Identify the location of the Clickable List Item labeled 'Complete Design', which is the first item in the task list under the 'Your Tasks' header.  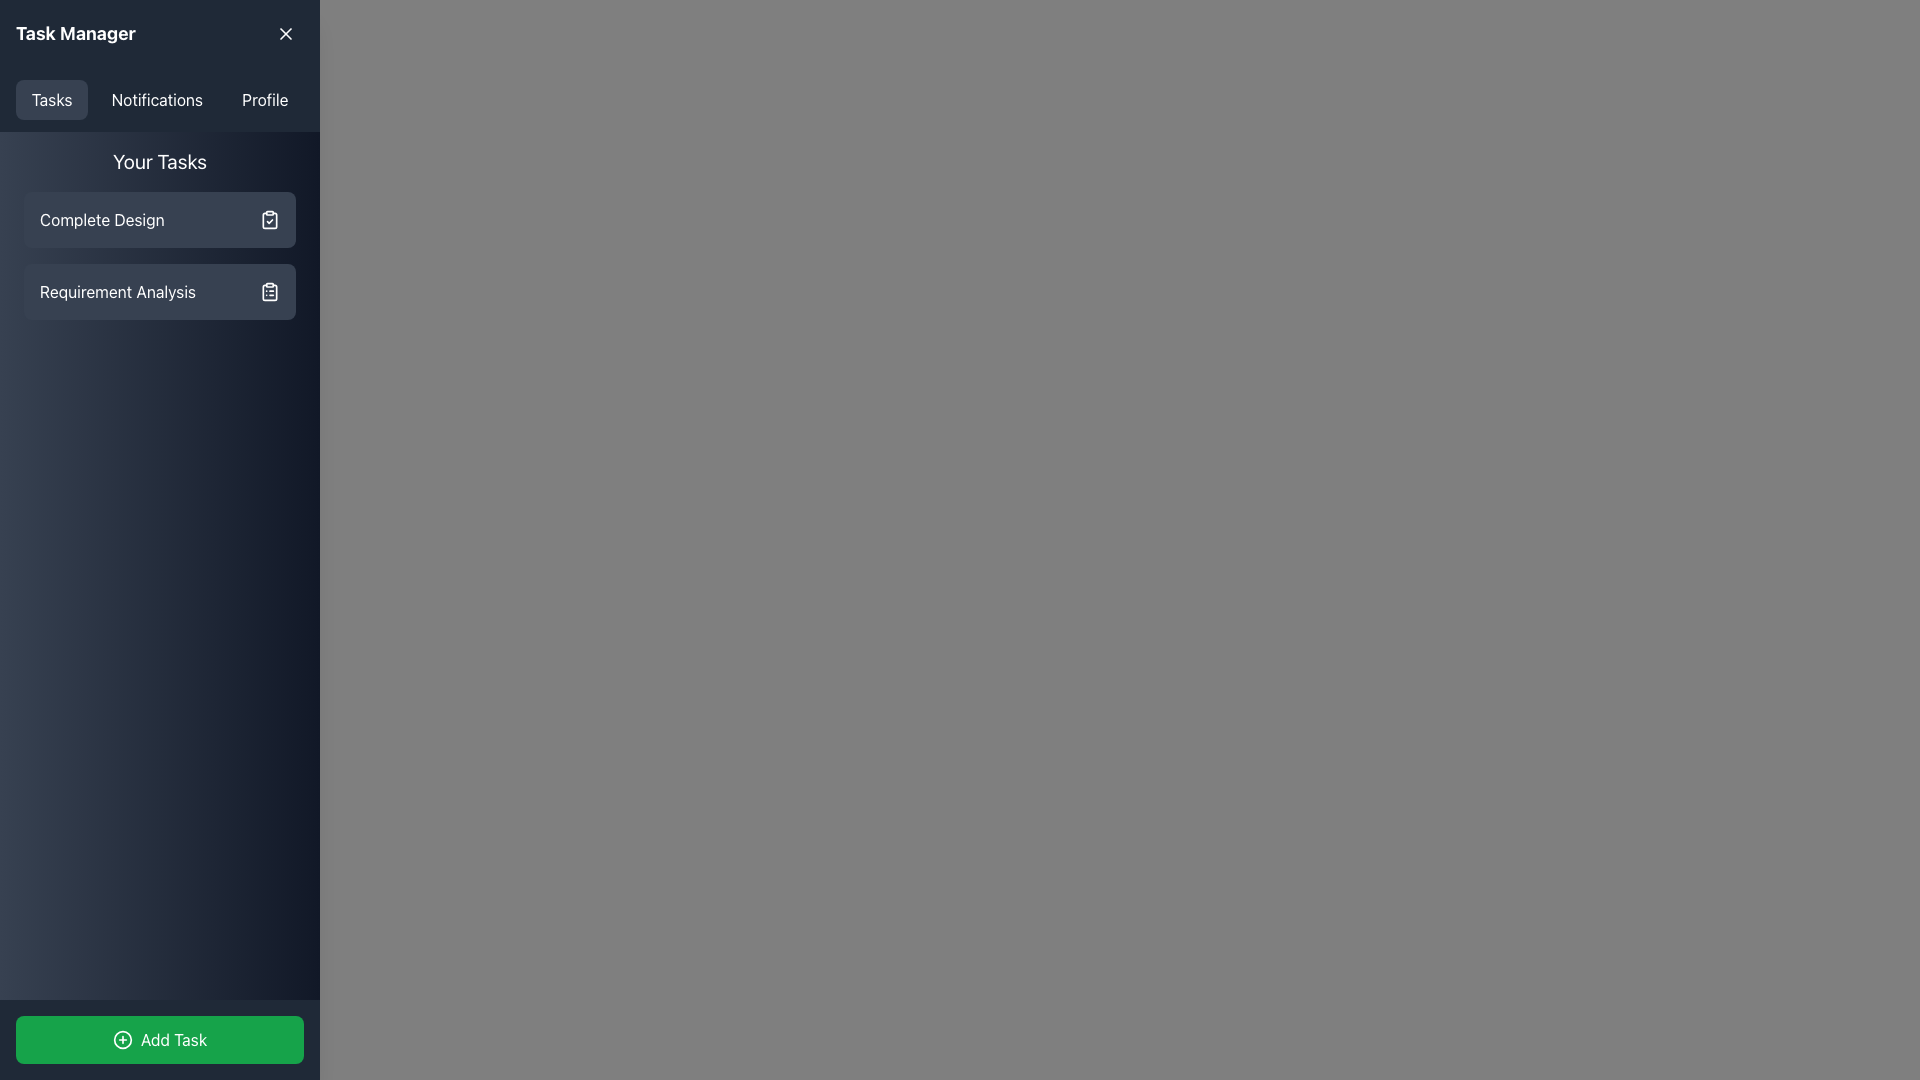
(158, 219).